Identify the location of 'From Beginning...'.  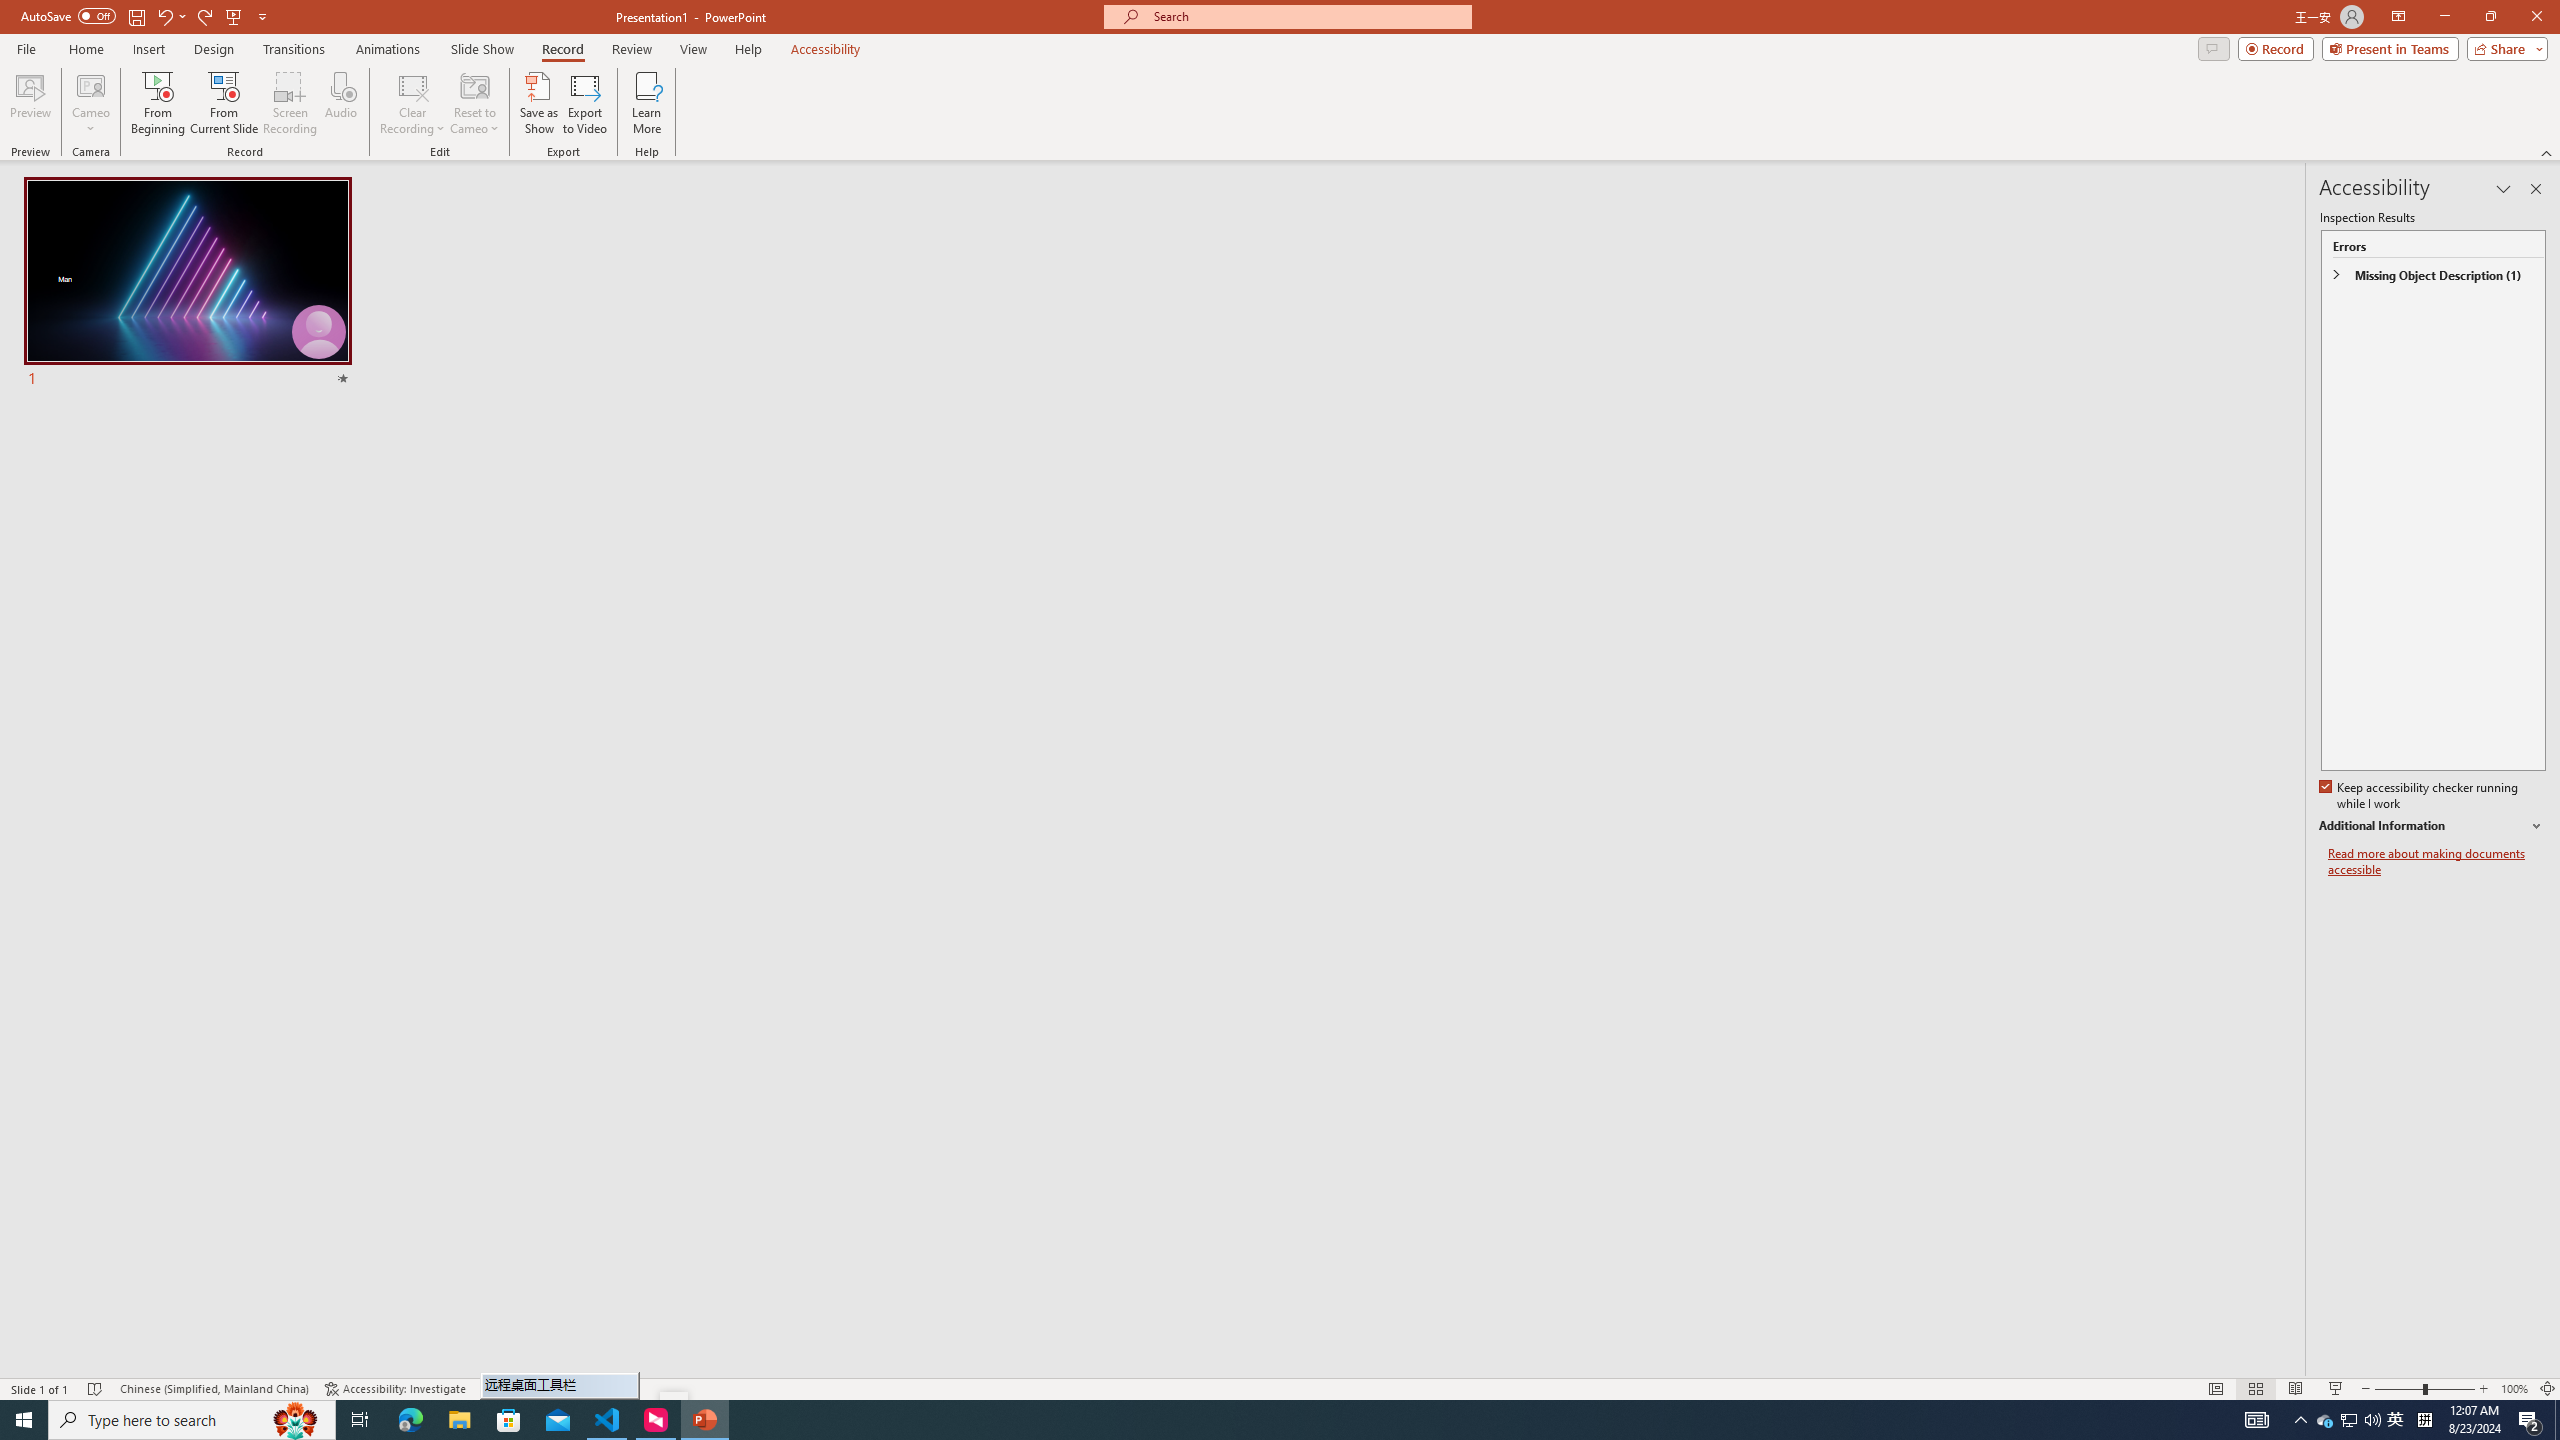
(156, 103).